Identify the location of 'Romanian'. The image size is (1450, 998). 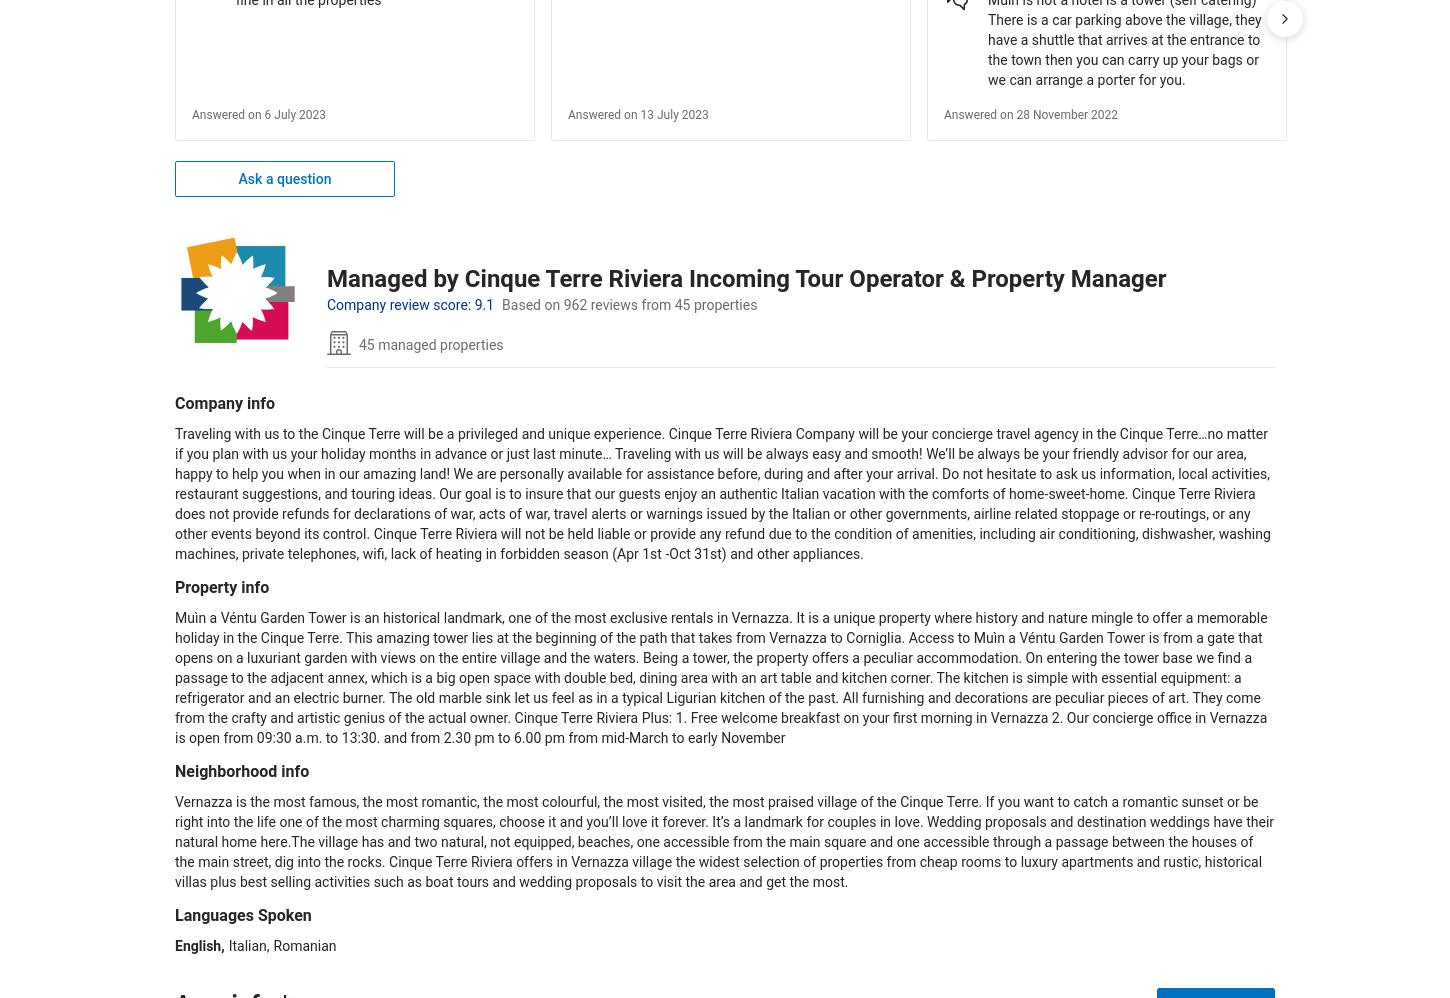
(304, 945).